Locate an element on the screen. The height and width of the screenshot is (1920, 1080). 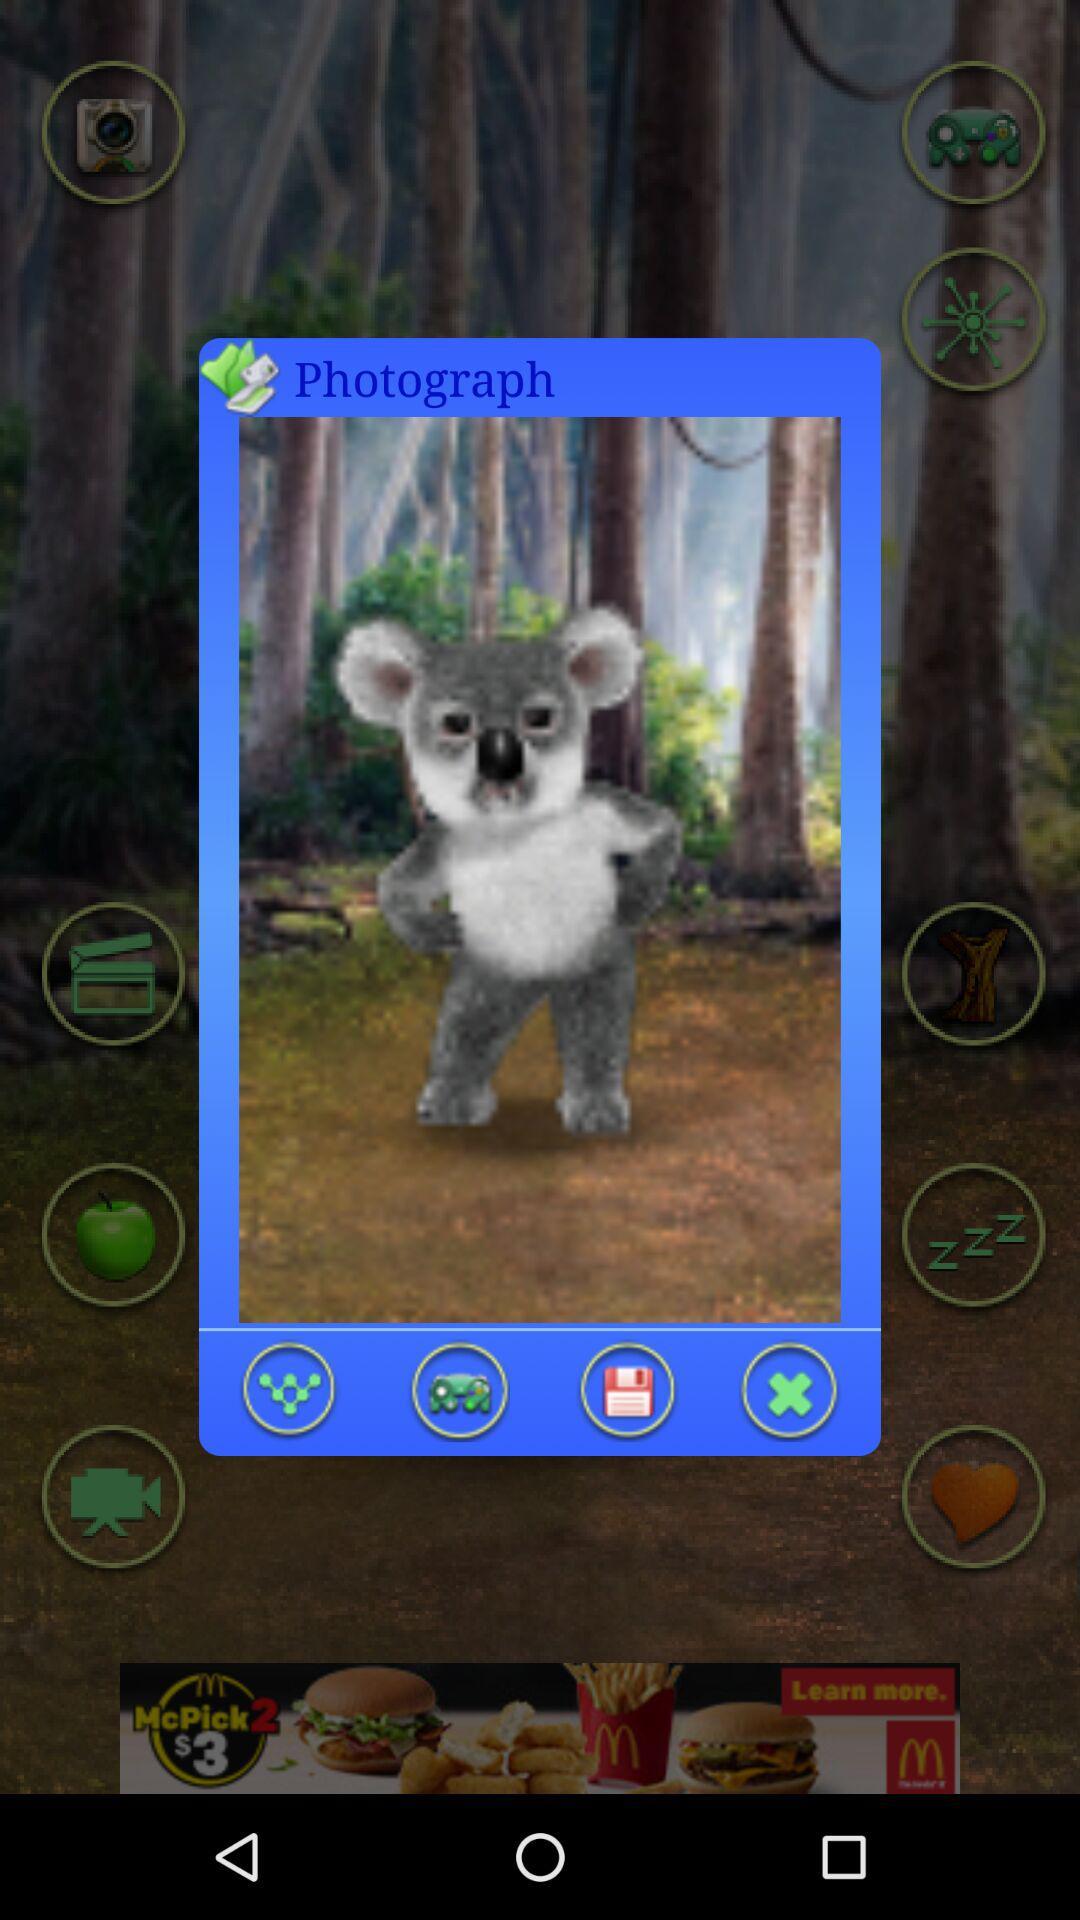
the icon at the bottom left corner is located at coordinates (289, 1389).